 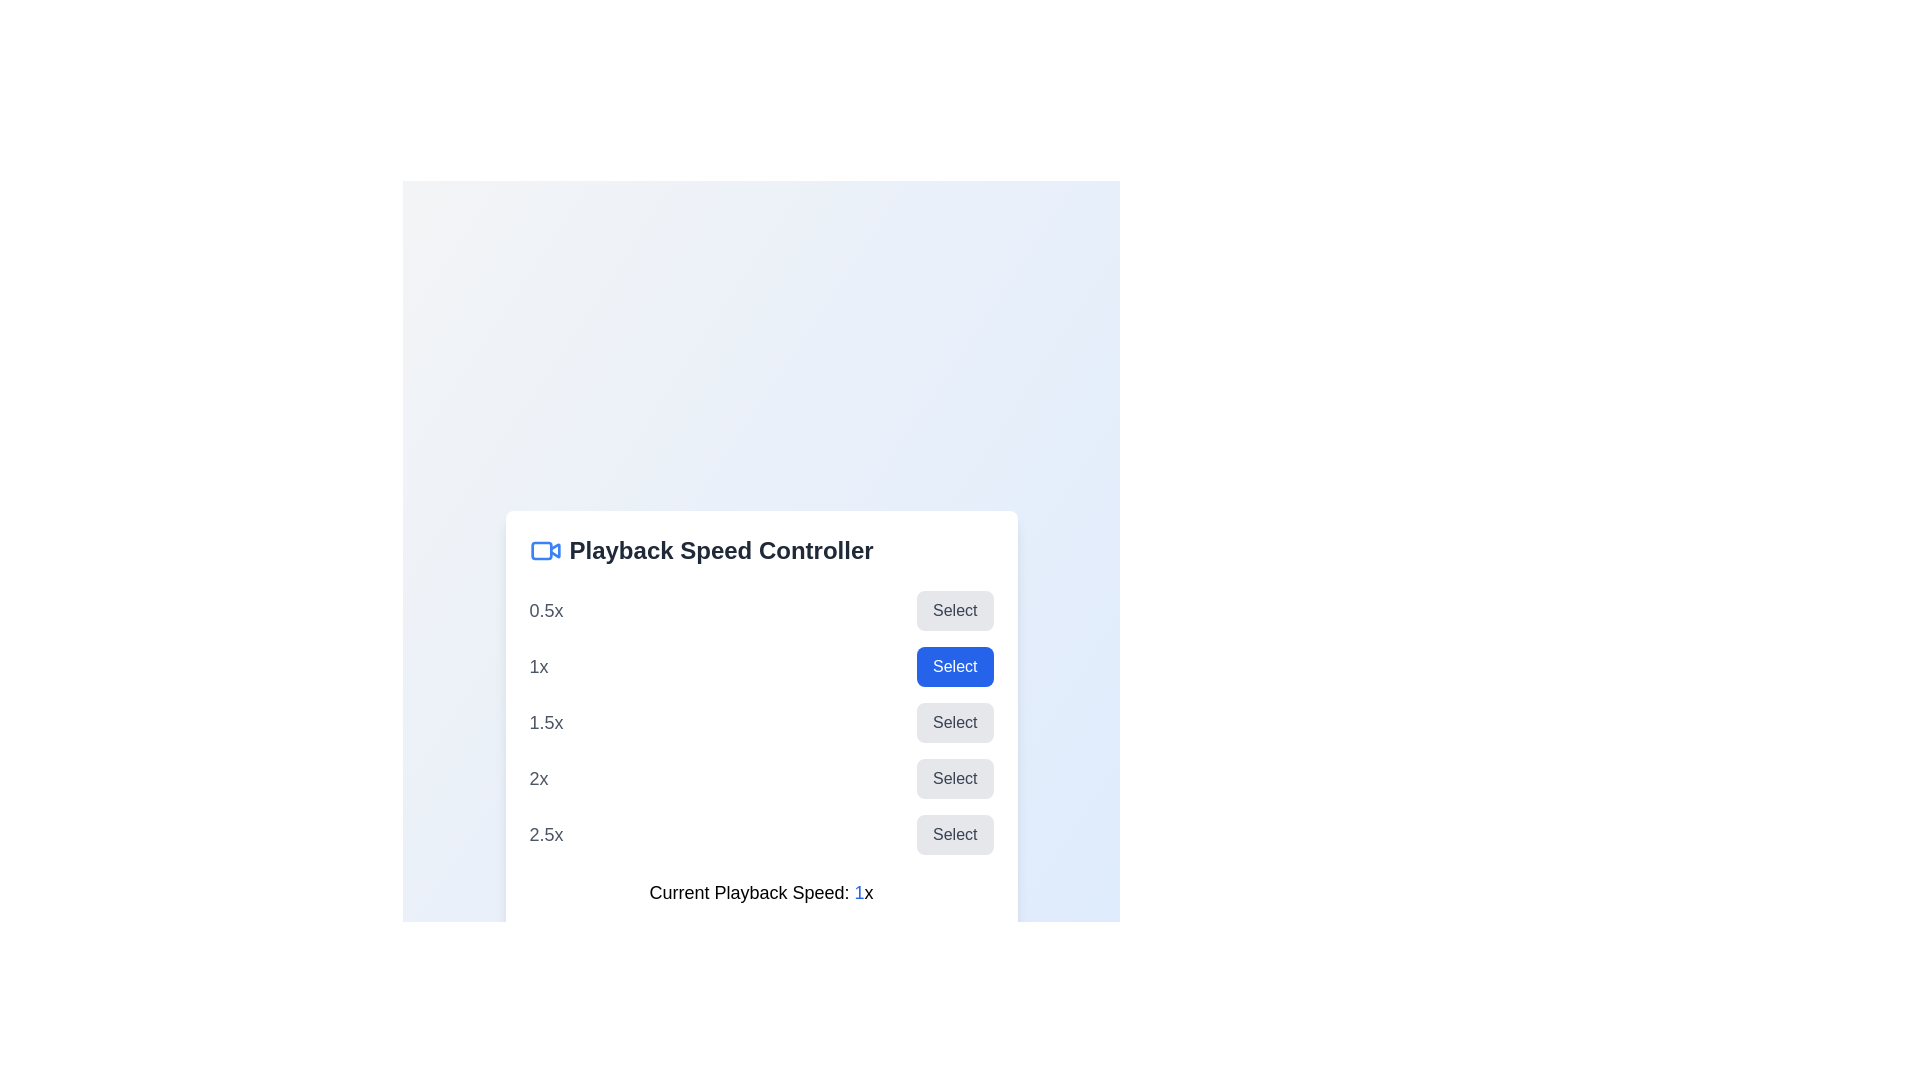 I want to click on the 'Select' button located in the third row of the playback speed options between '1x' and '2x' in the 'Playback Speed Controller' panel to set the playback speed to 1.5 times the normal speed, so click(x=760, y=722).